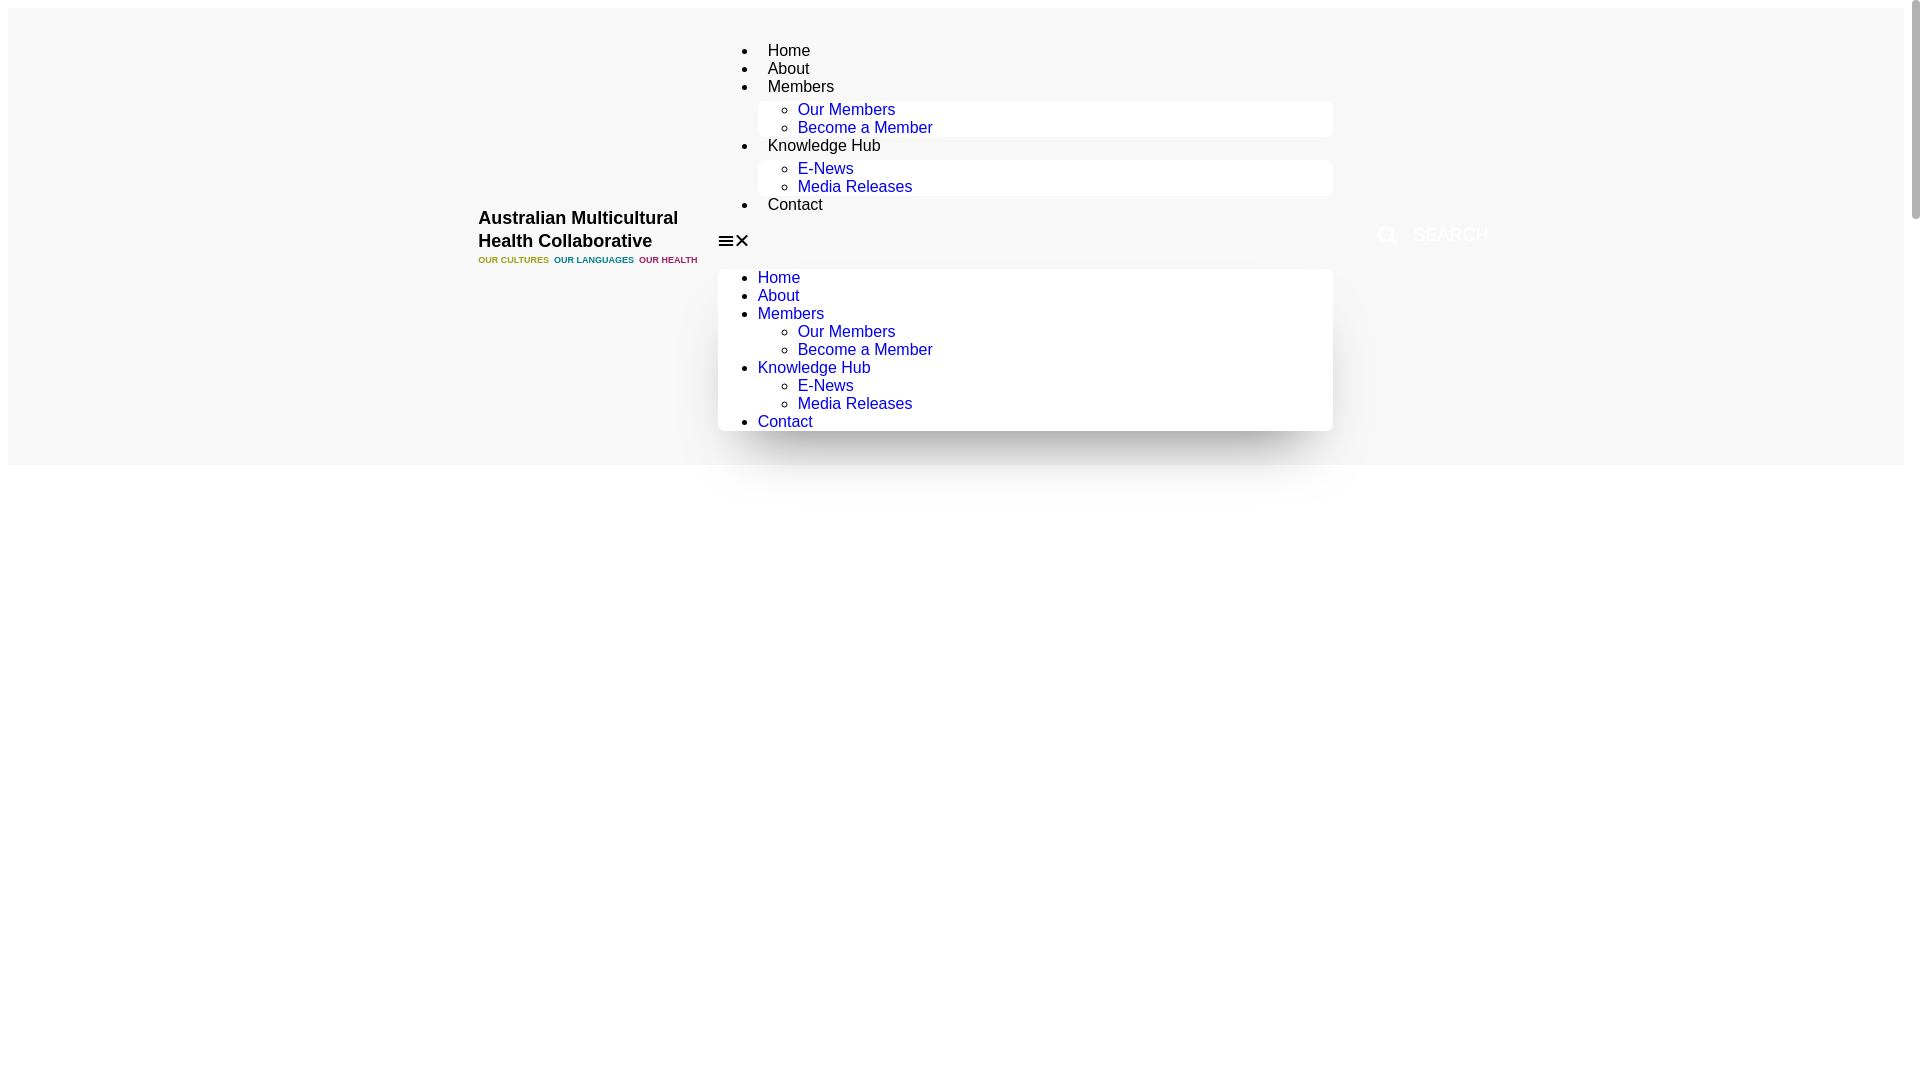 The width and height of the screenshot is (1920, 1080). What do you see at coordinates (846, 109) in the screenshot?
I see `'Our Members'` at bounding box center [846, 109].